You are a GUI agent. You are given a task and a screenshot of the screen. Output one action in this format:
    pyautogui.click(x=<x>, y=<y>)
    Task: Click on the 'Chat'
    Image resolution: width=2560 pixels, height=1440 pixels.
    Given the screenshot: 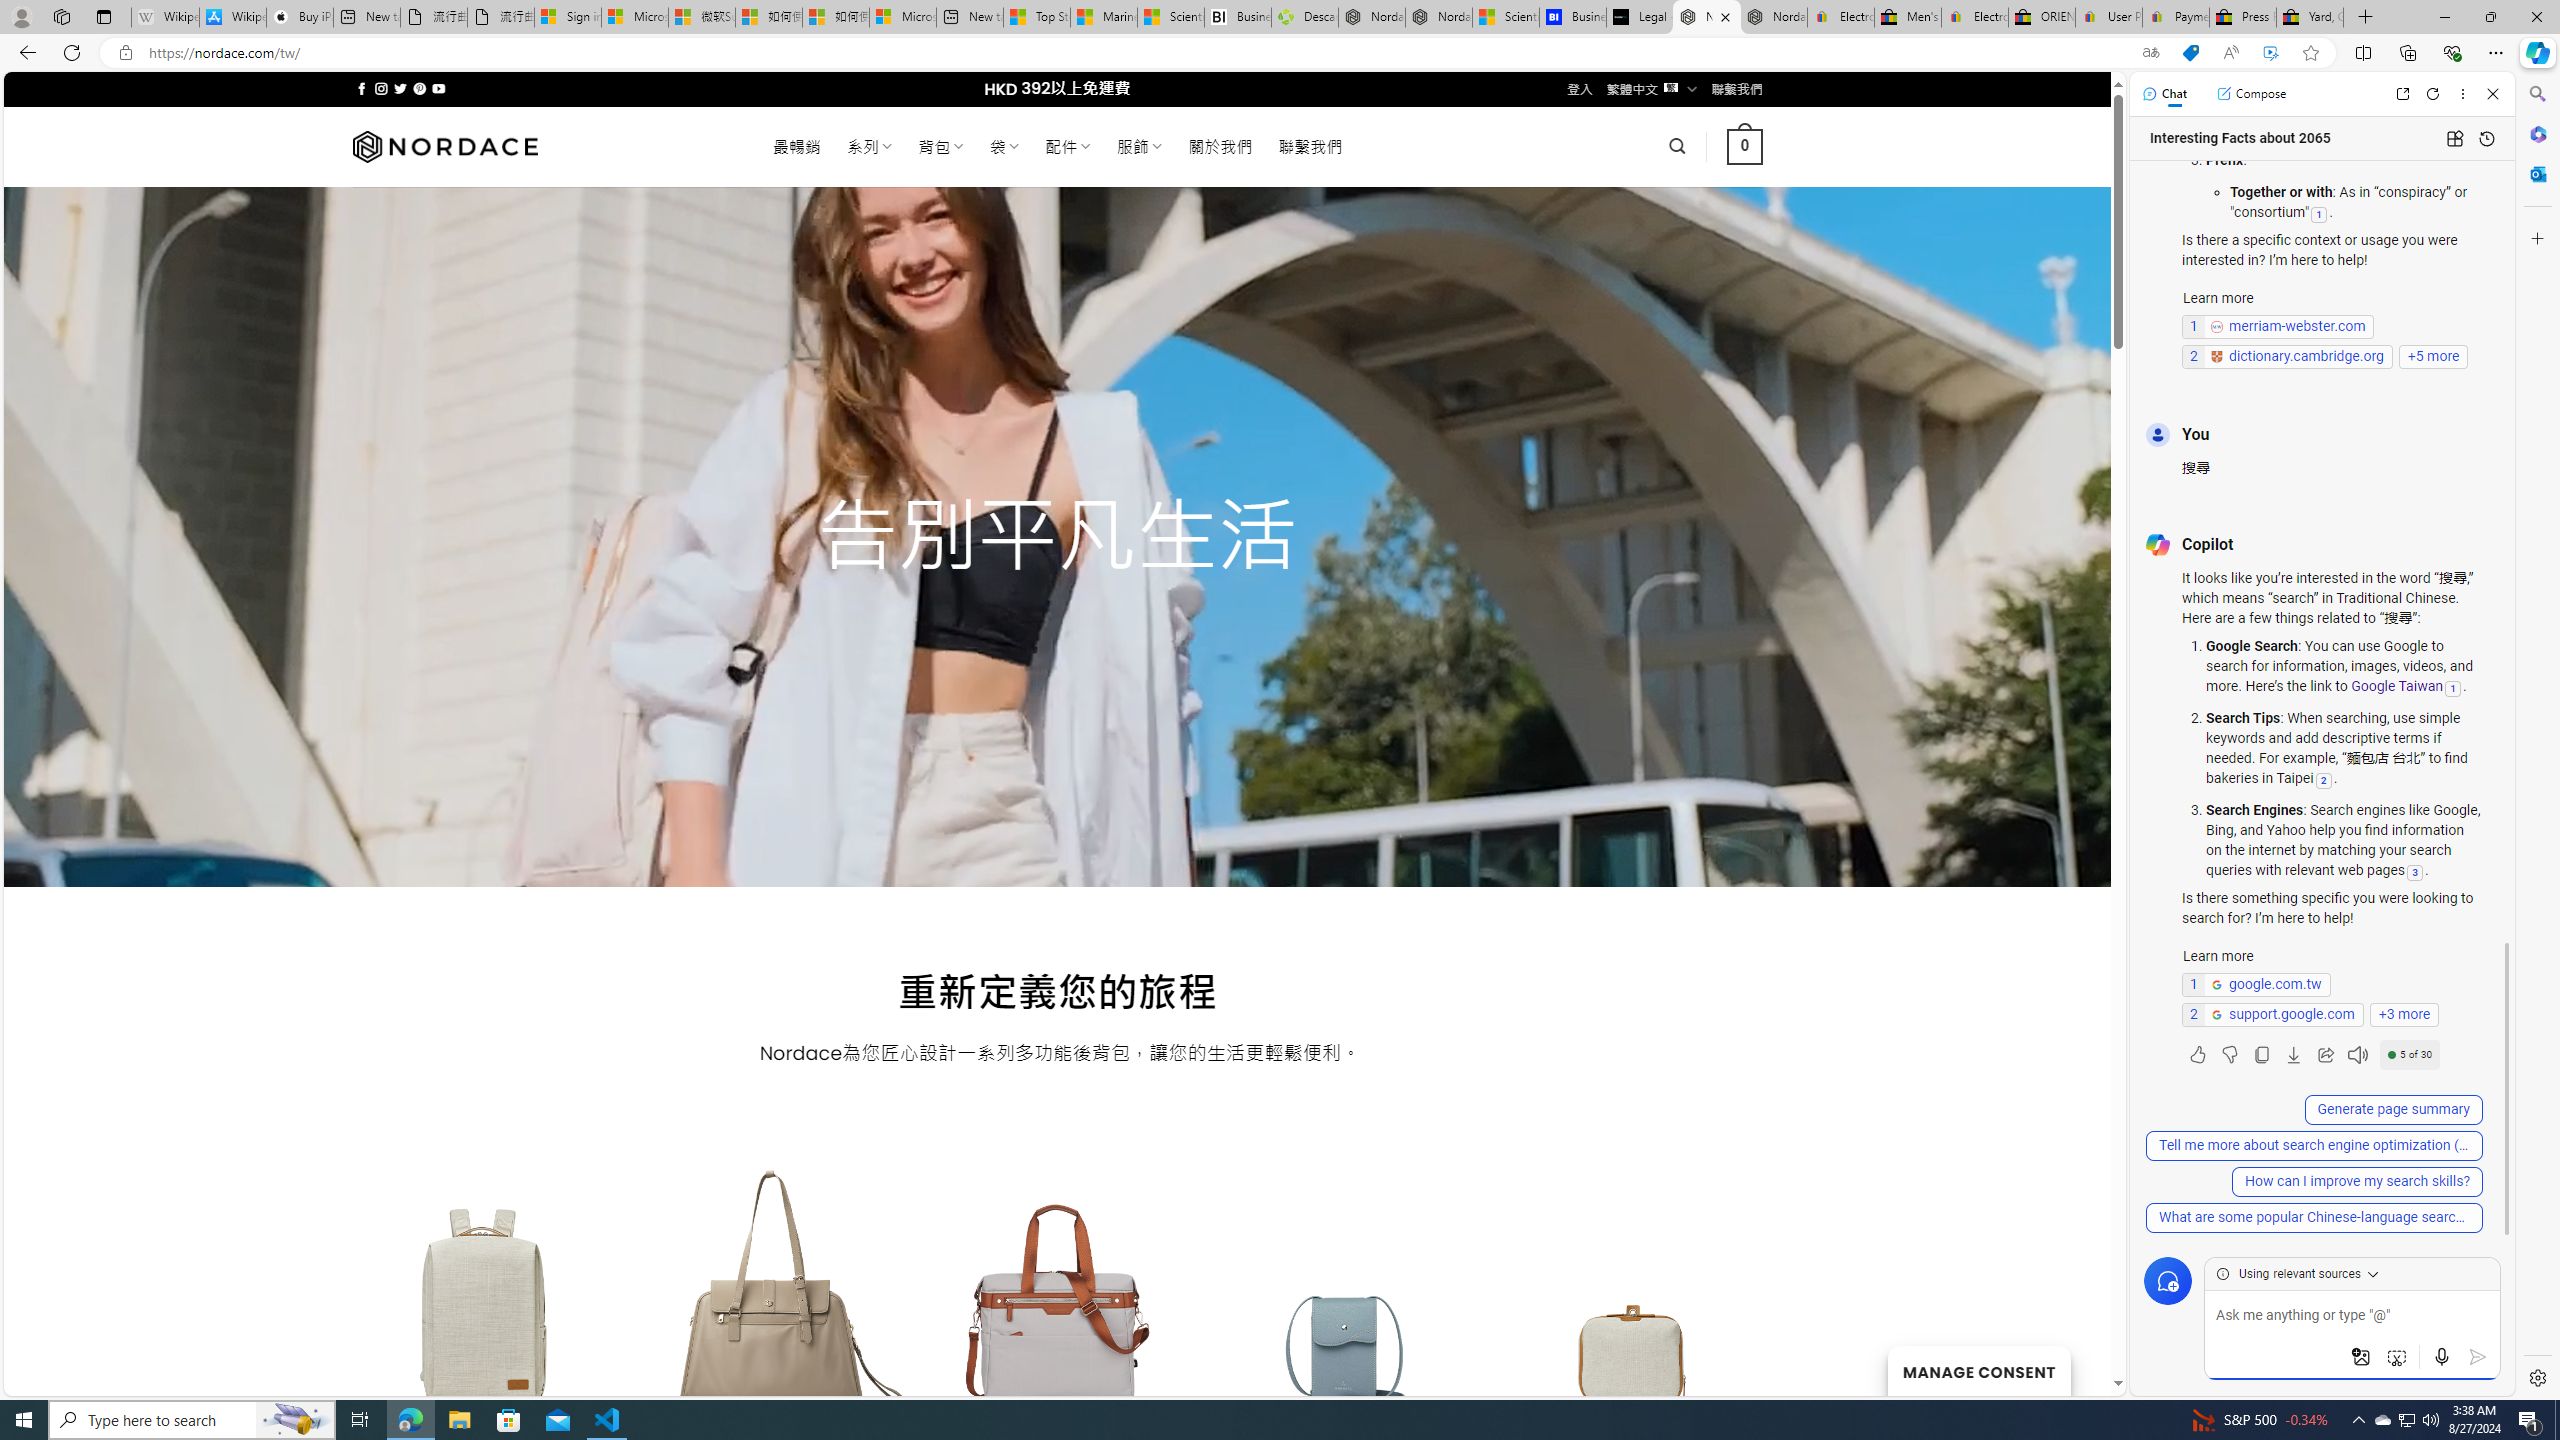 What is the action you would take?
    pyautogui.click(x=2164, y=92)
    